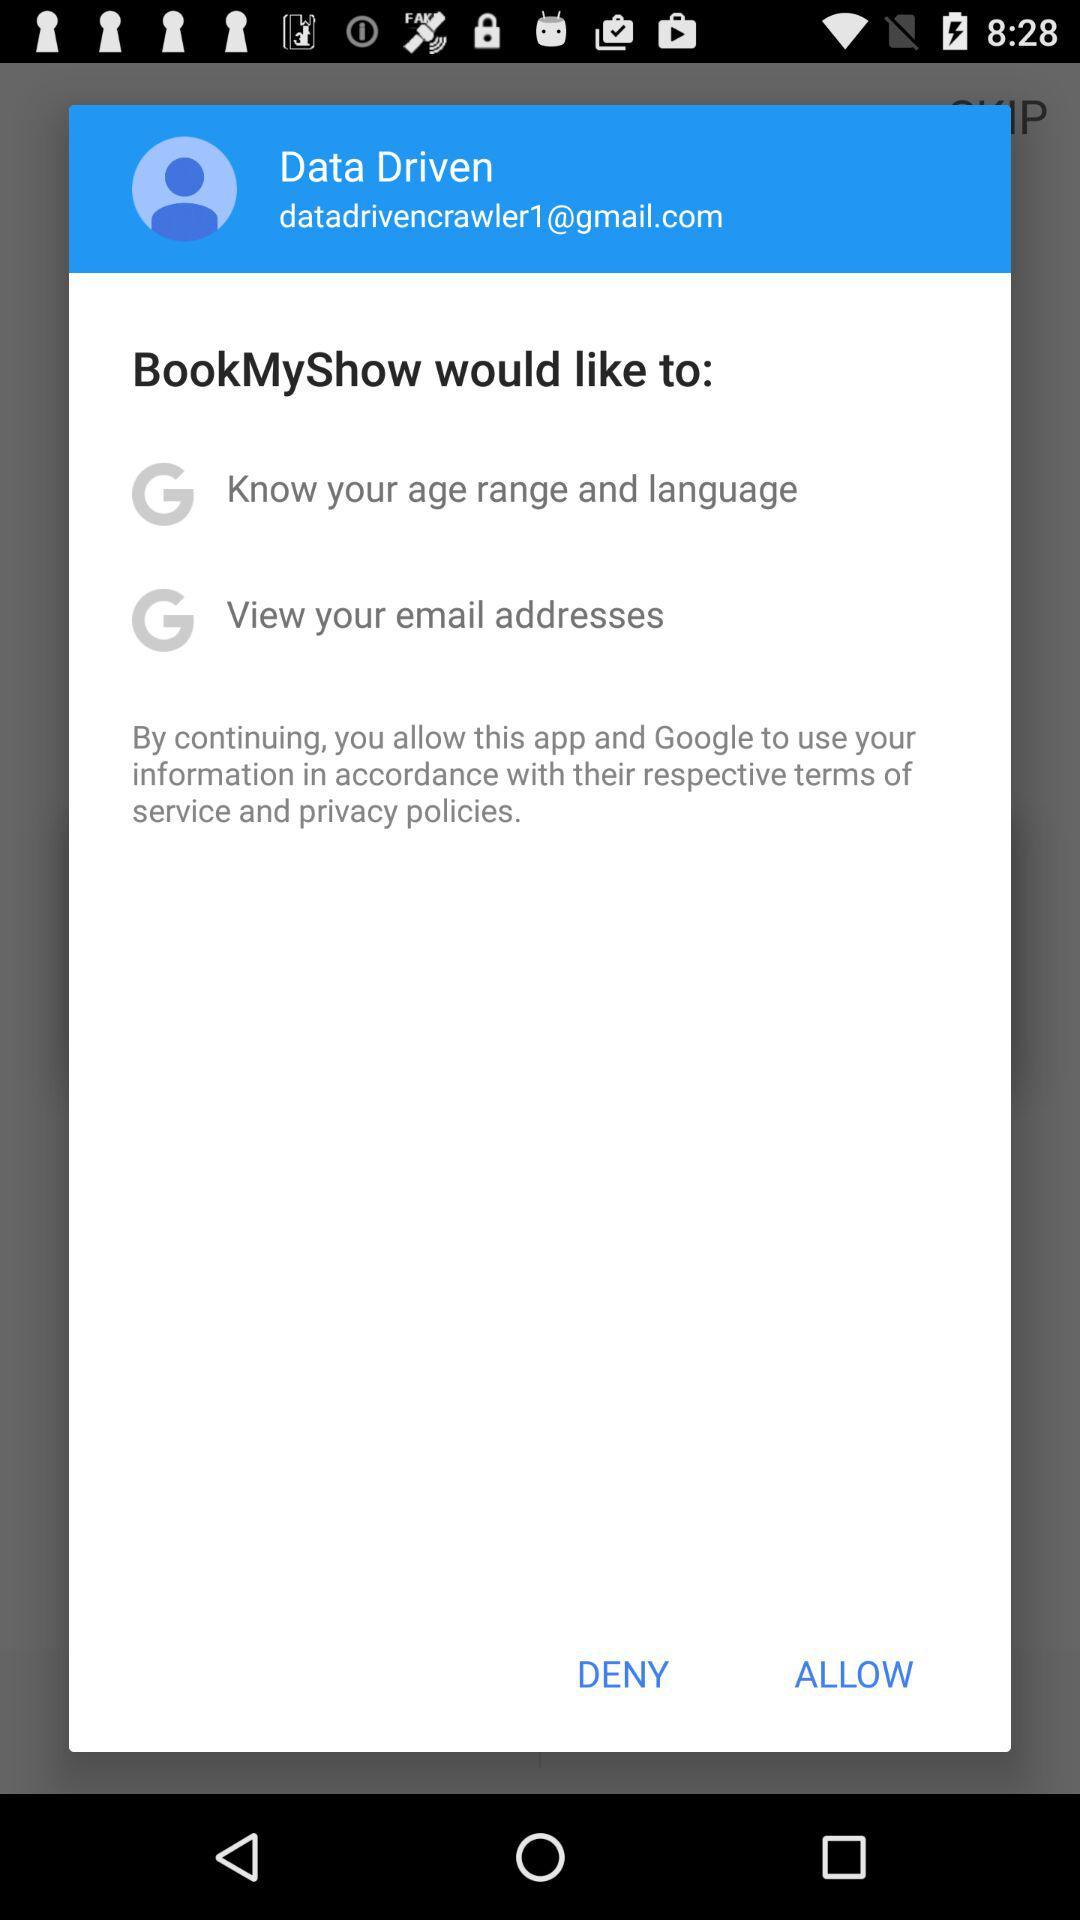 The width and height of the screenshot is (1080, 1920). Describe the element at coordinates (444, 612) in the screenshot. I see `icon below know your age item` at that location.